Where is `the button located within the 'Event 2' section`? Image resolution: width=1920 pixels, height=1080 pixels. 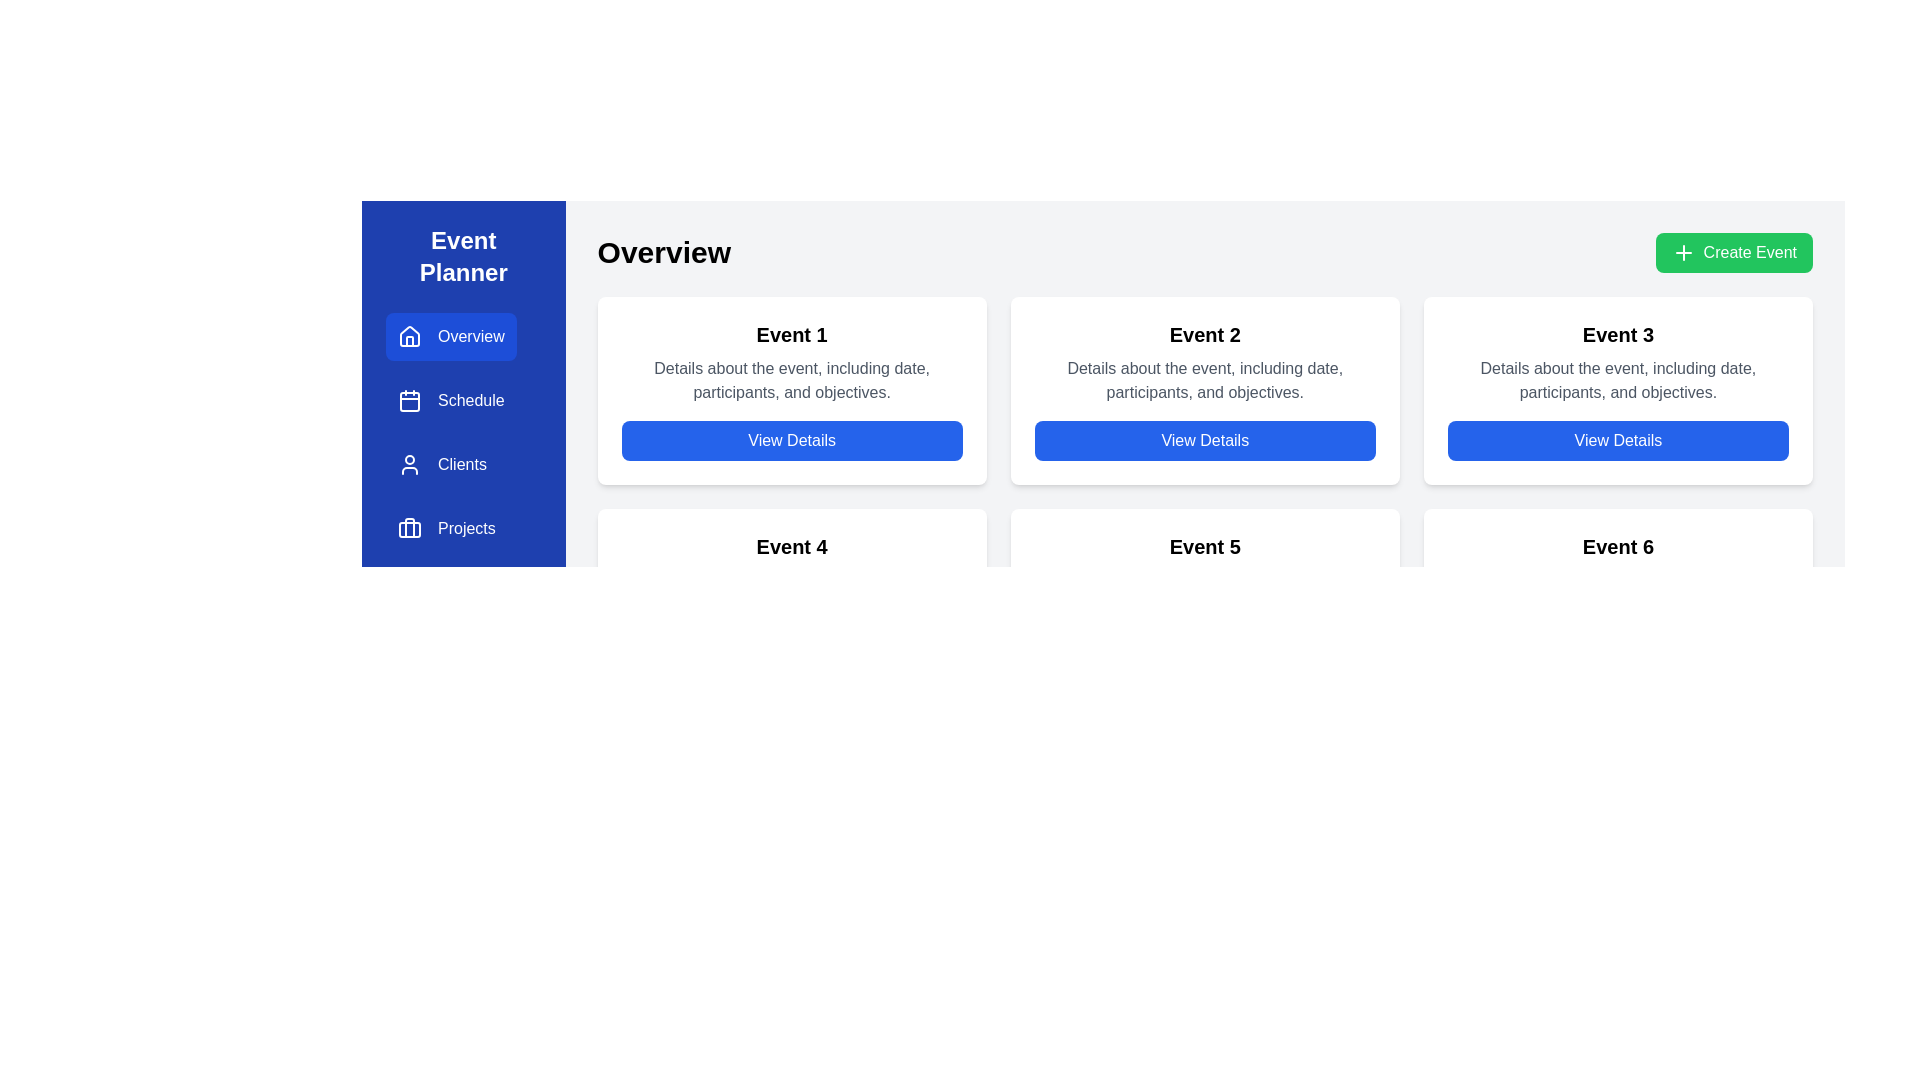
the button located within the 'Event 2' section is located at coordinates (1204, 439).